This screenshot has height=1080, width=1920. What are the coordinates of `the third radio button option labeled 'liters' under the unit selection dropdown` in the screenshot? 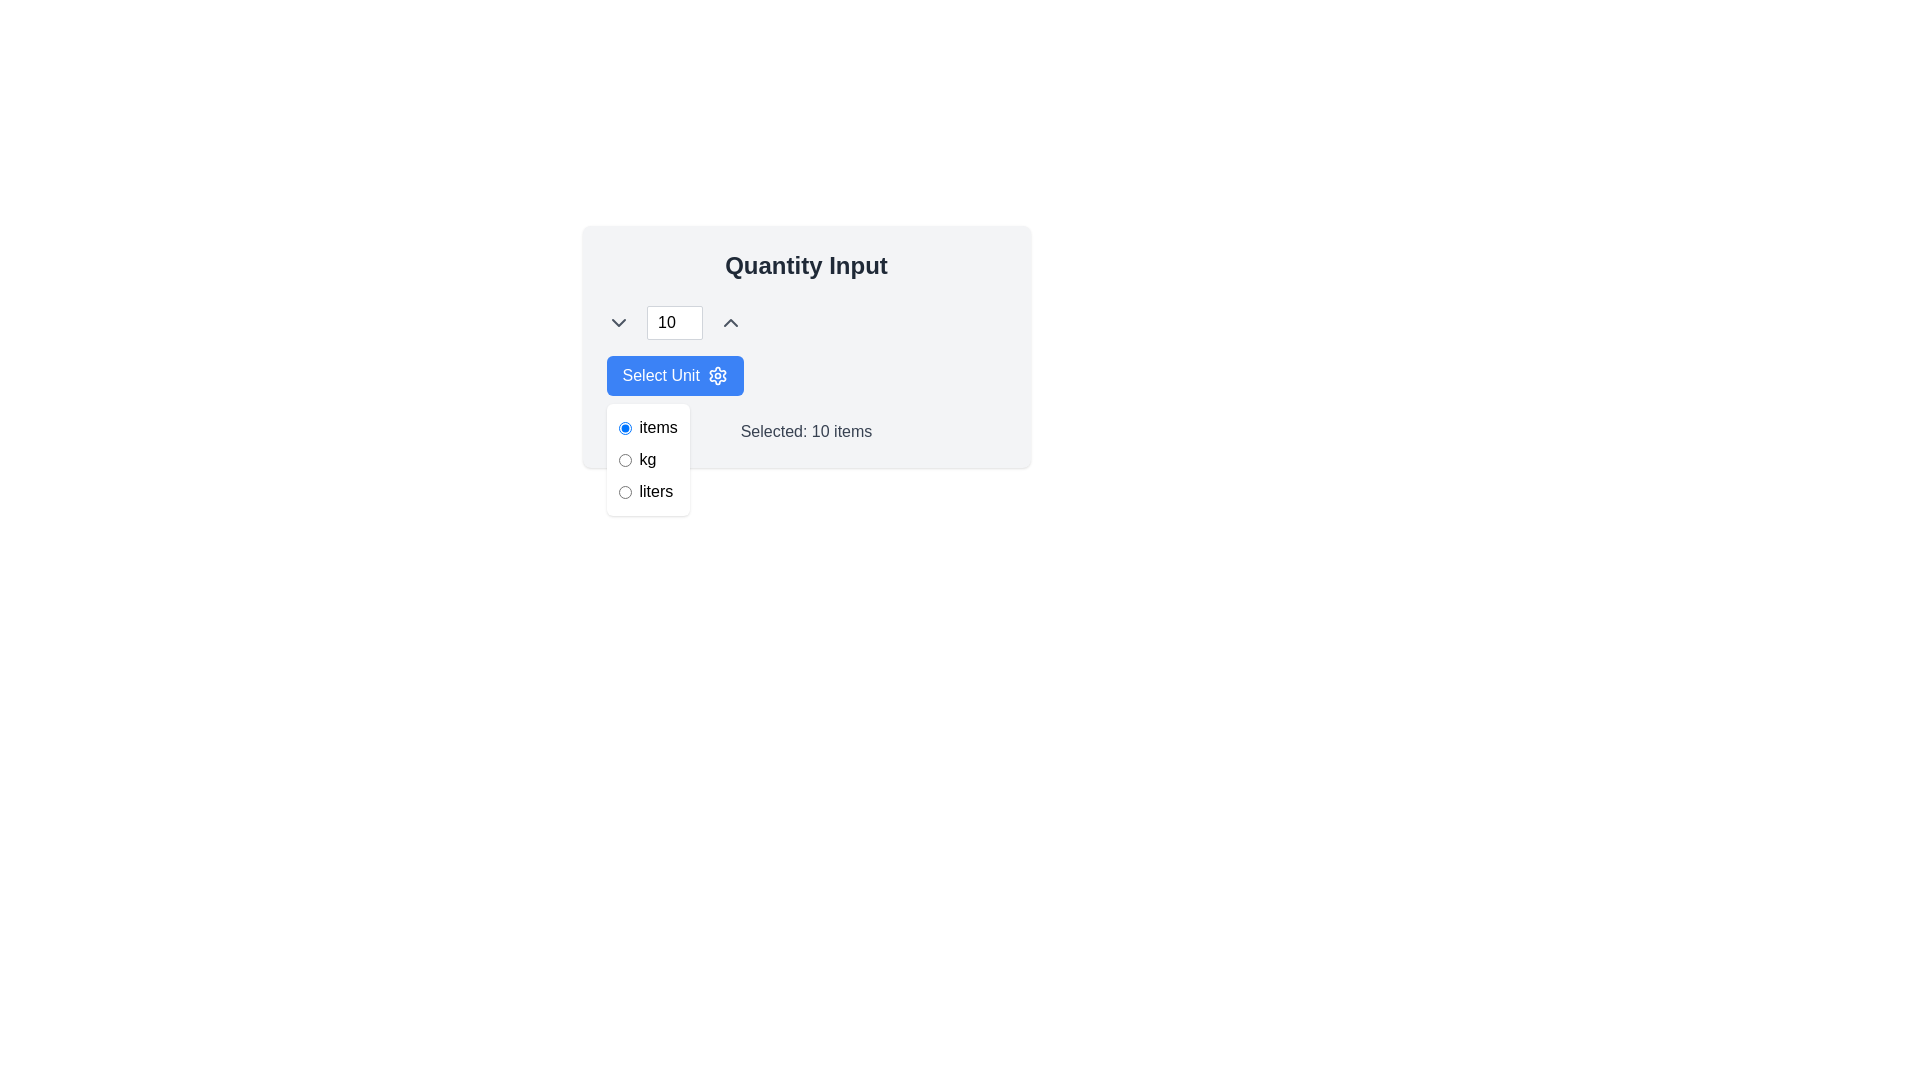 It's located at (623, 492).